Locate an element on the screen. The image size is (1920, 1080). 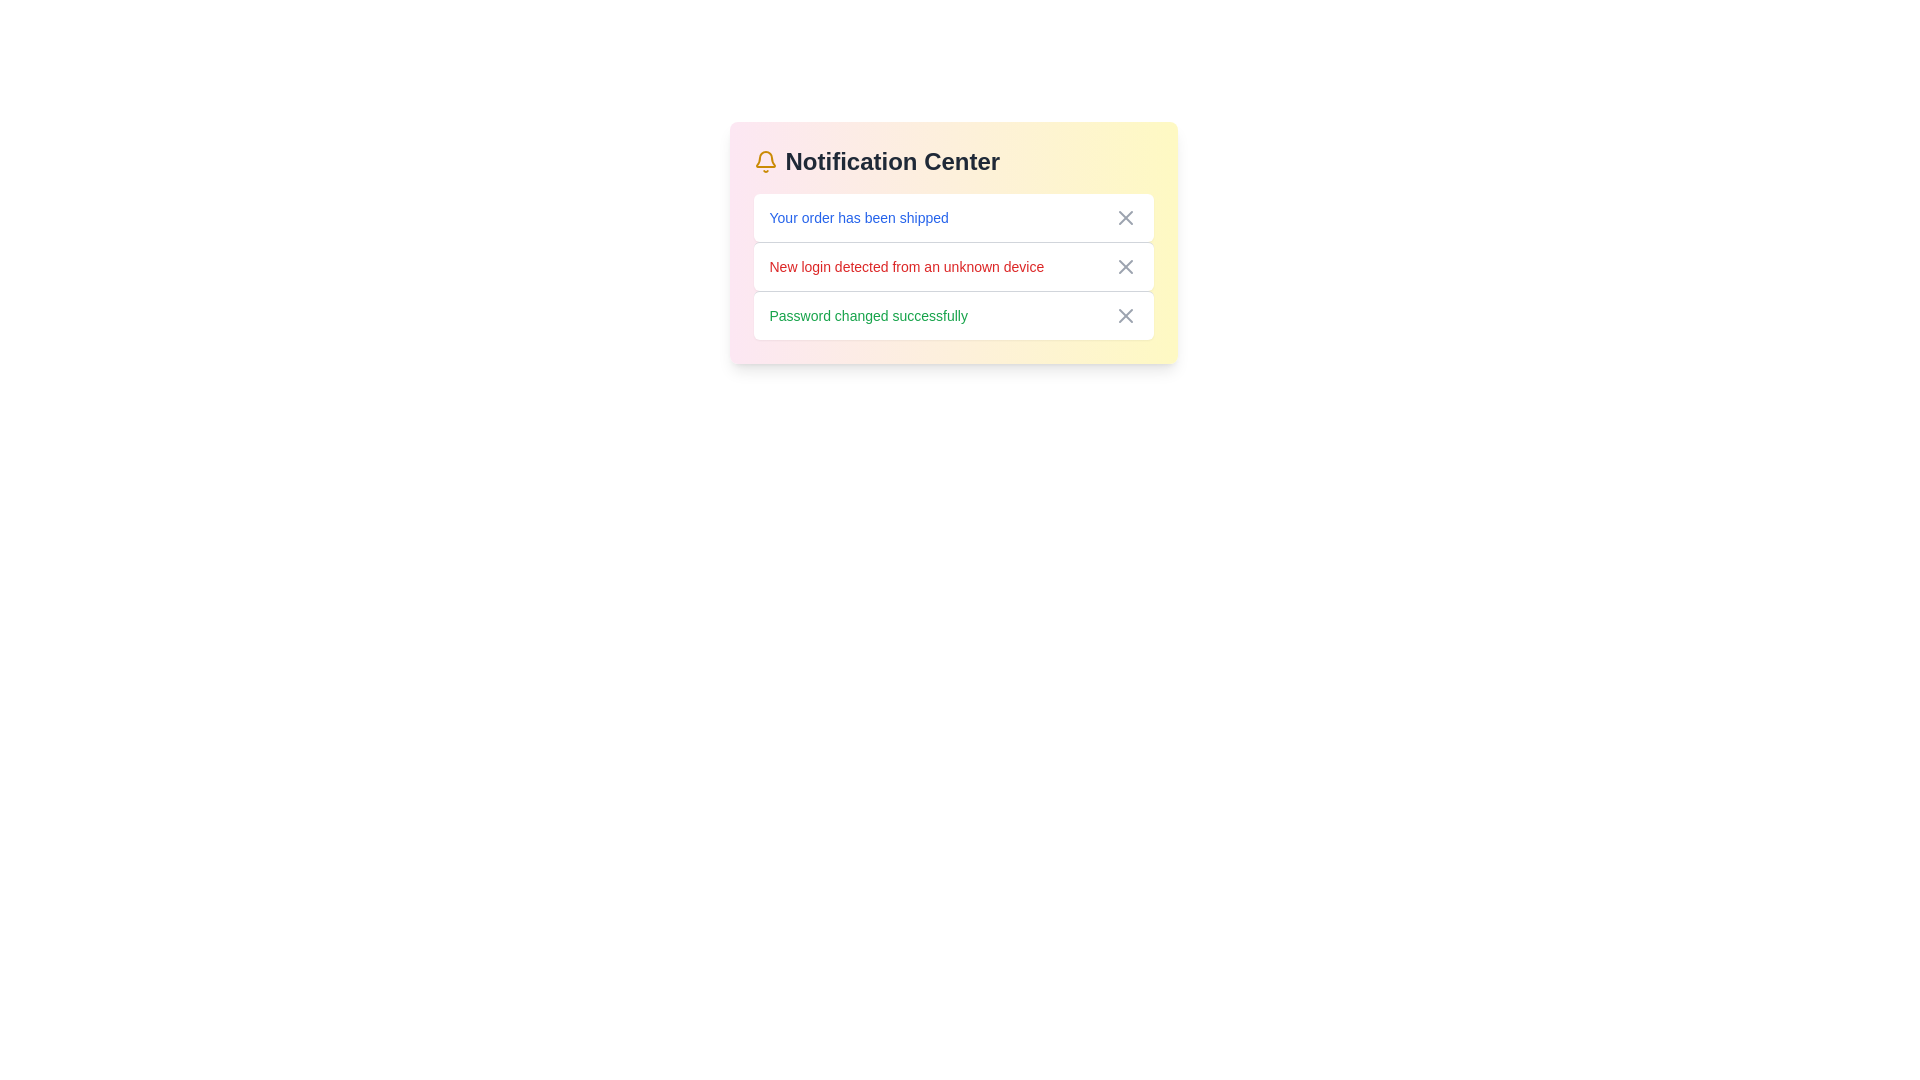
close button of the notification with message 'Password changed successfully' to remove it is located at coordinates (1125, 315).